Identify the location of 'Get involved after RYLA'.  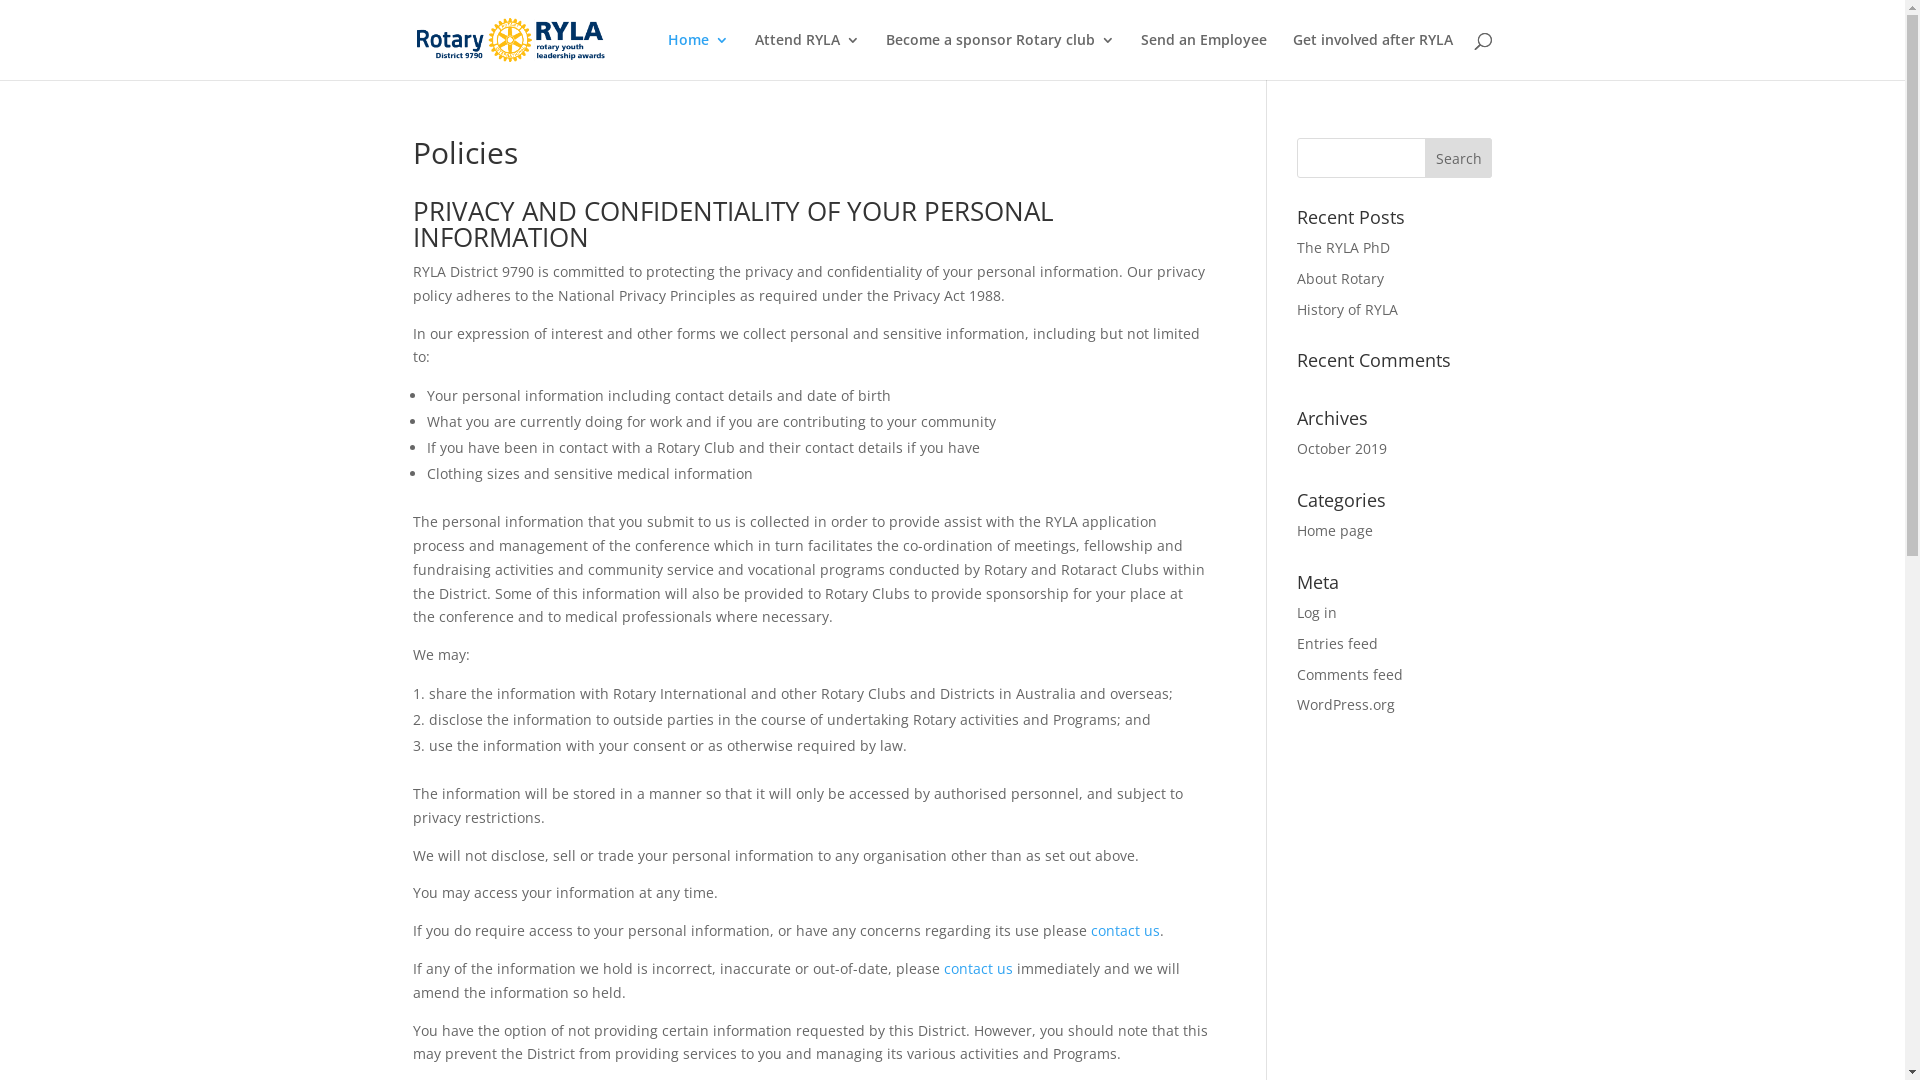
(1371, 55).